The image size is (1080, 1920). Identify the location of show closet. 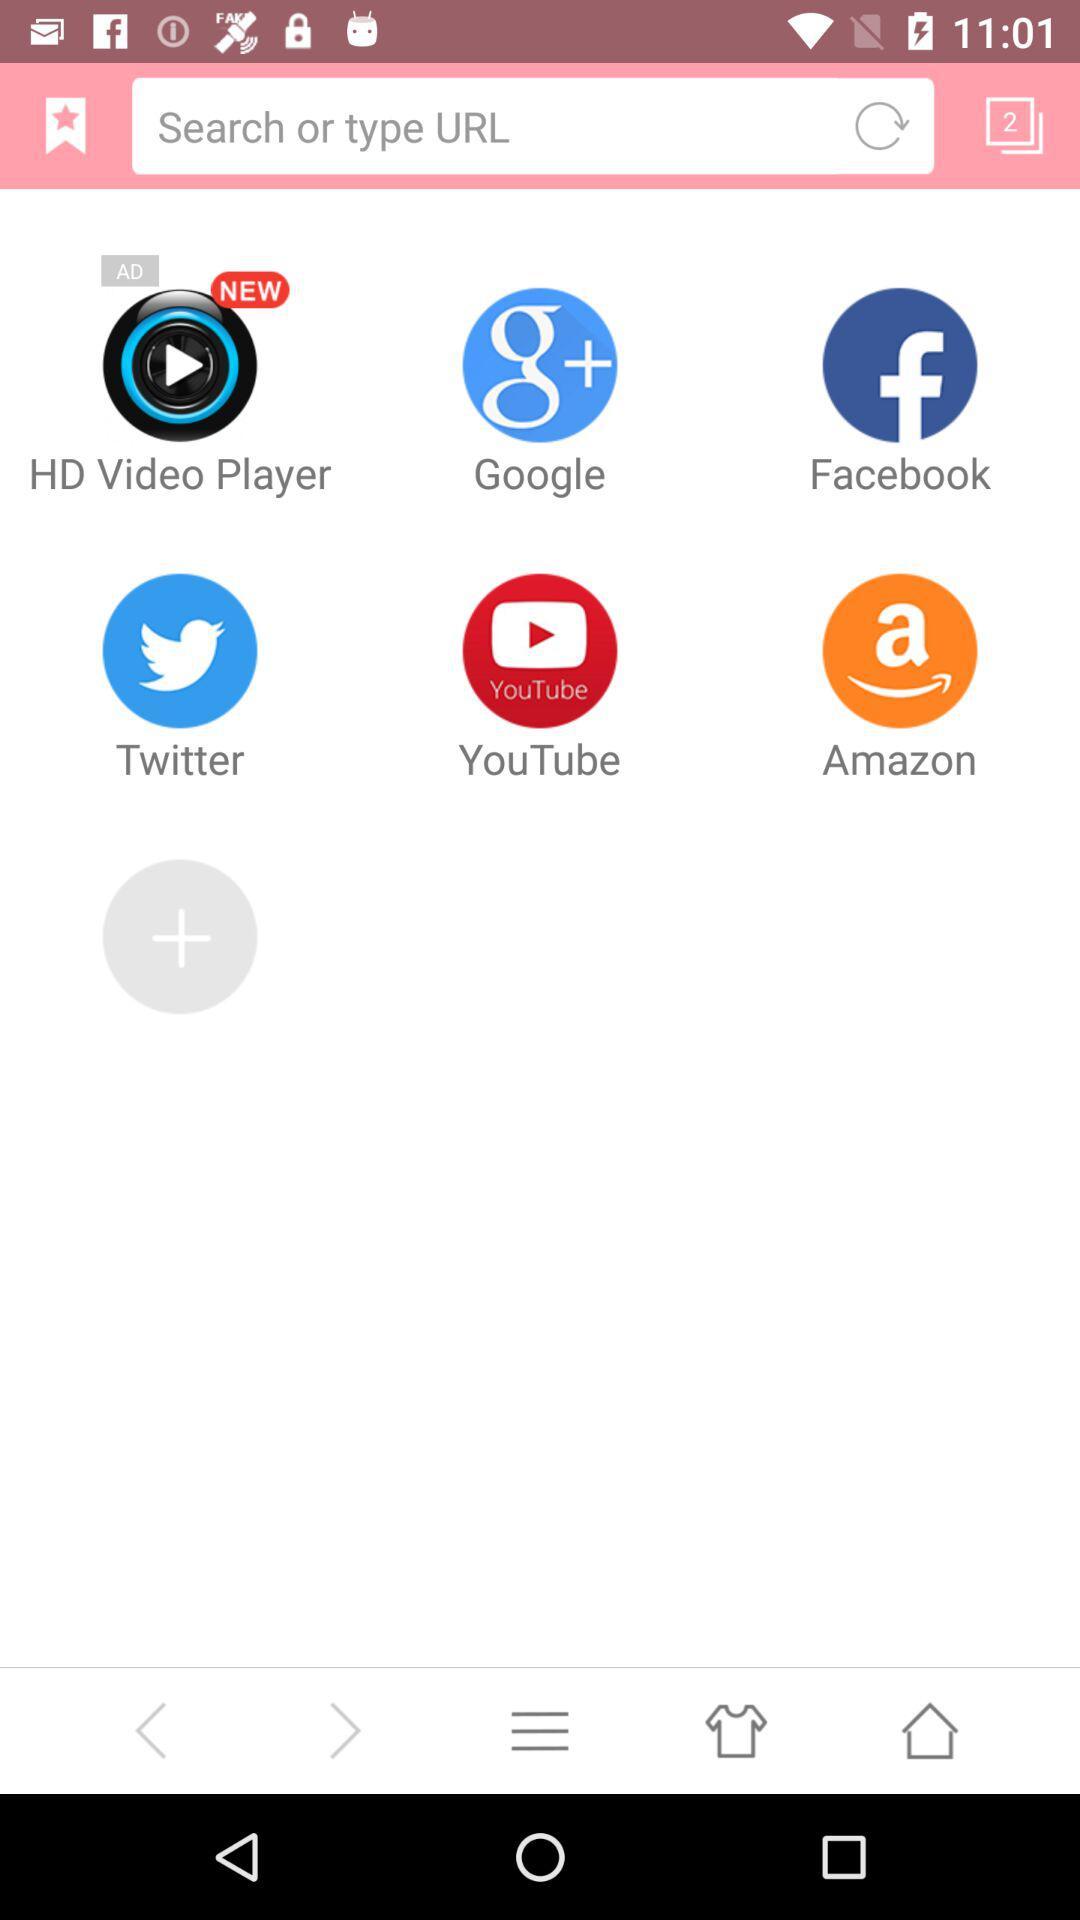
(735, 1729).